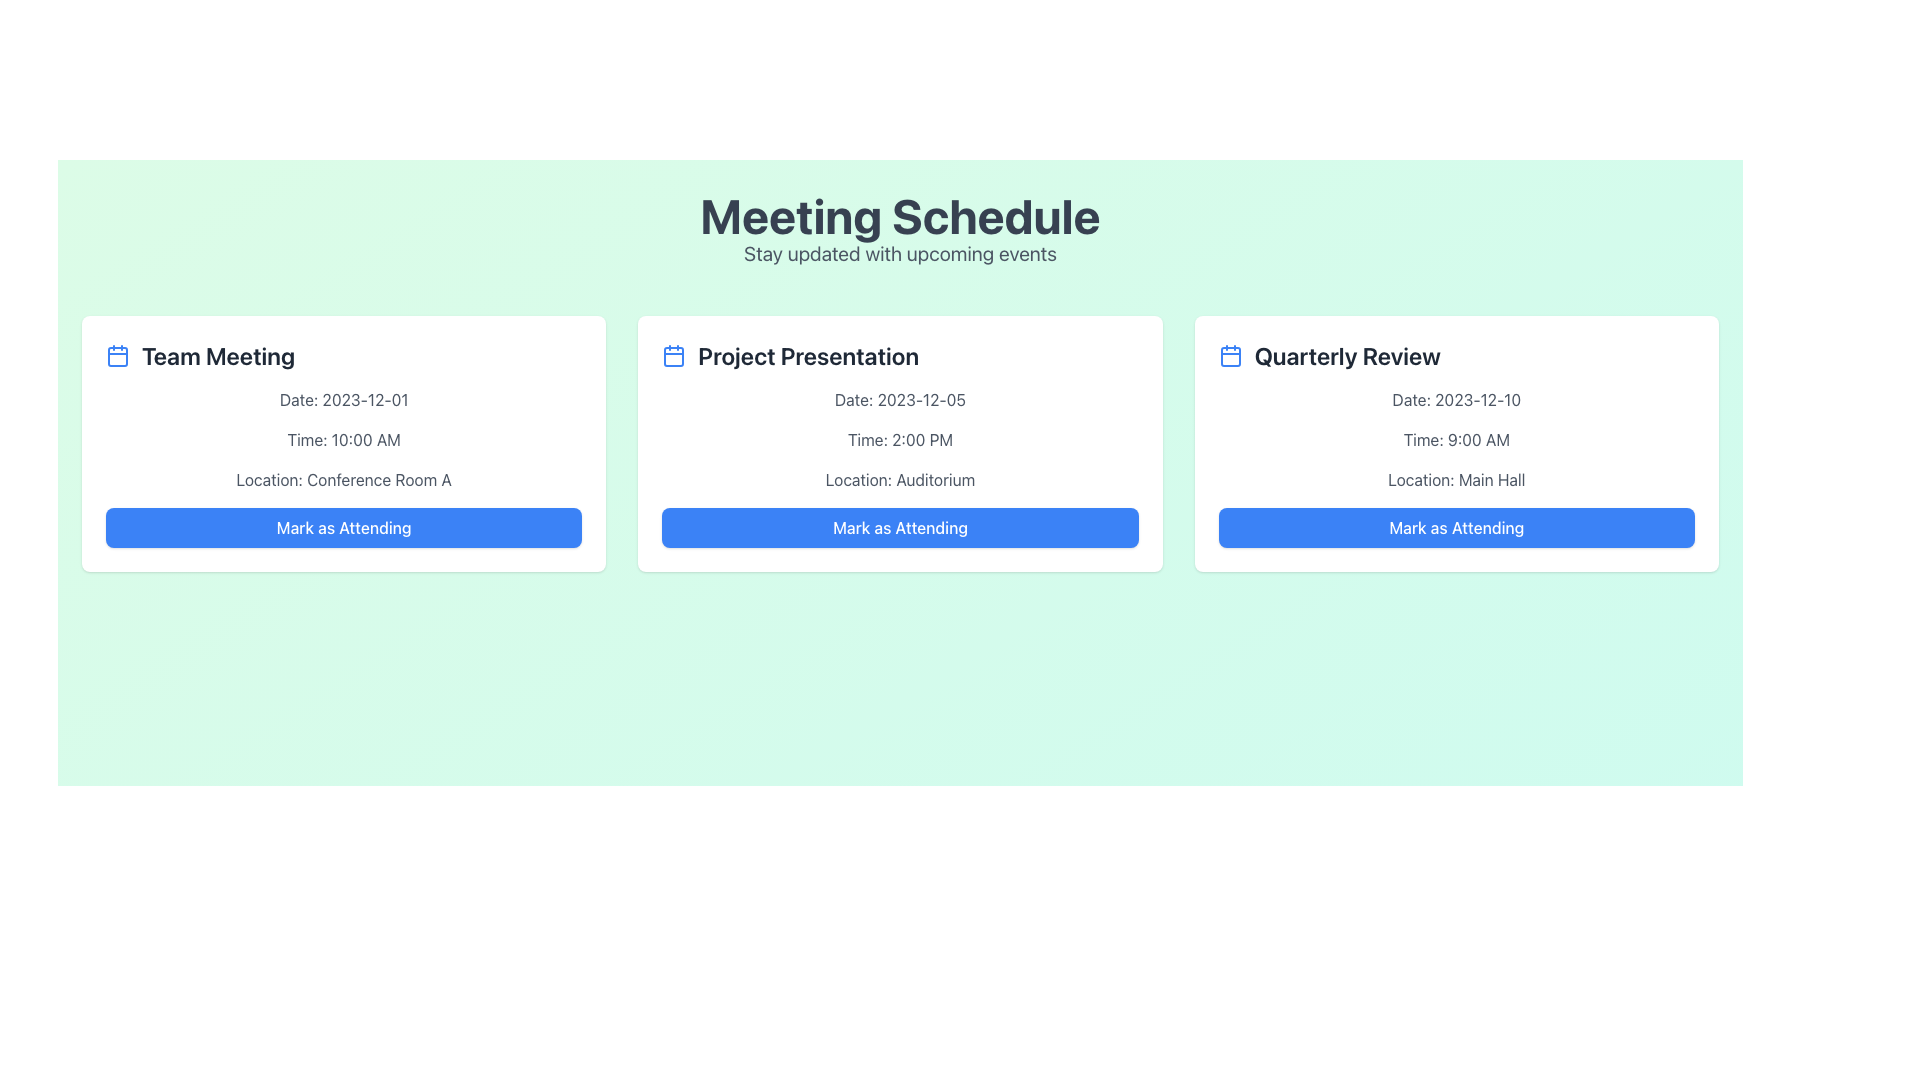  Describe the element at coordinates (1456, 479) in the screenshot. I see `the static text element that conveys the location of the event in the third card on the right in the 'Meeting Schedule' layout, positioned below 'Time: 9:00 AM' and above the 'Mark as Attending' button` at that location.